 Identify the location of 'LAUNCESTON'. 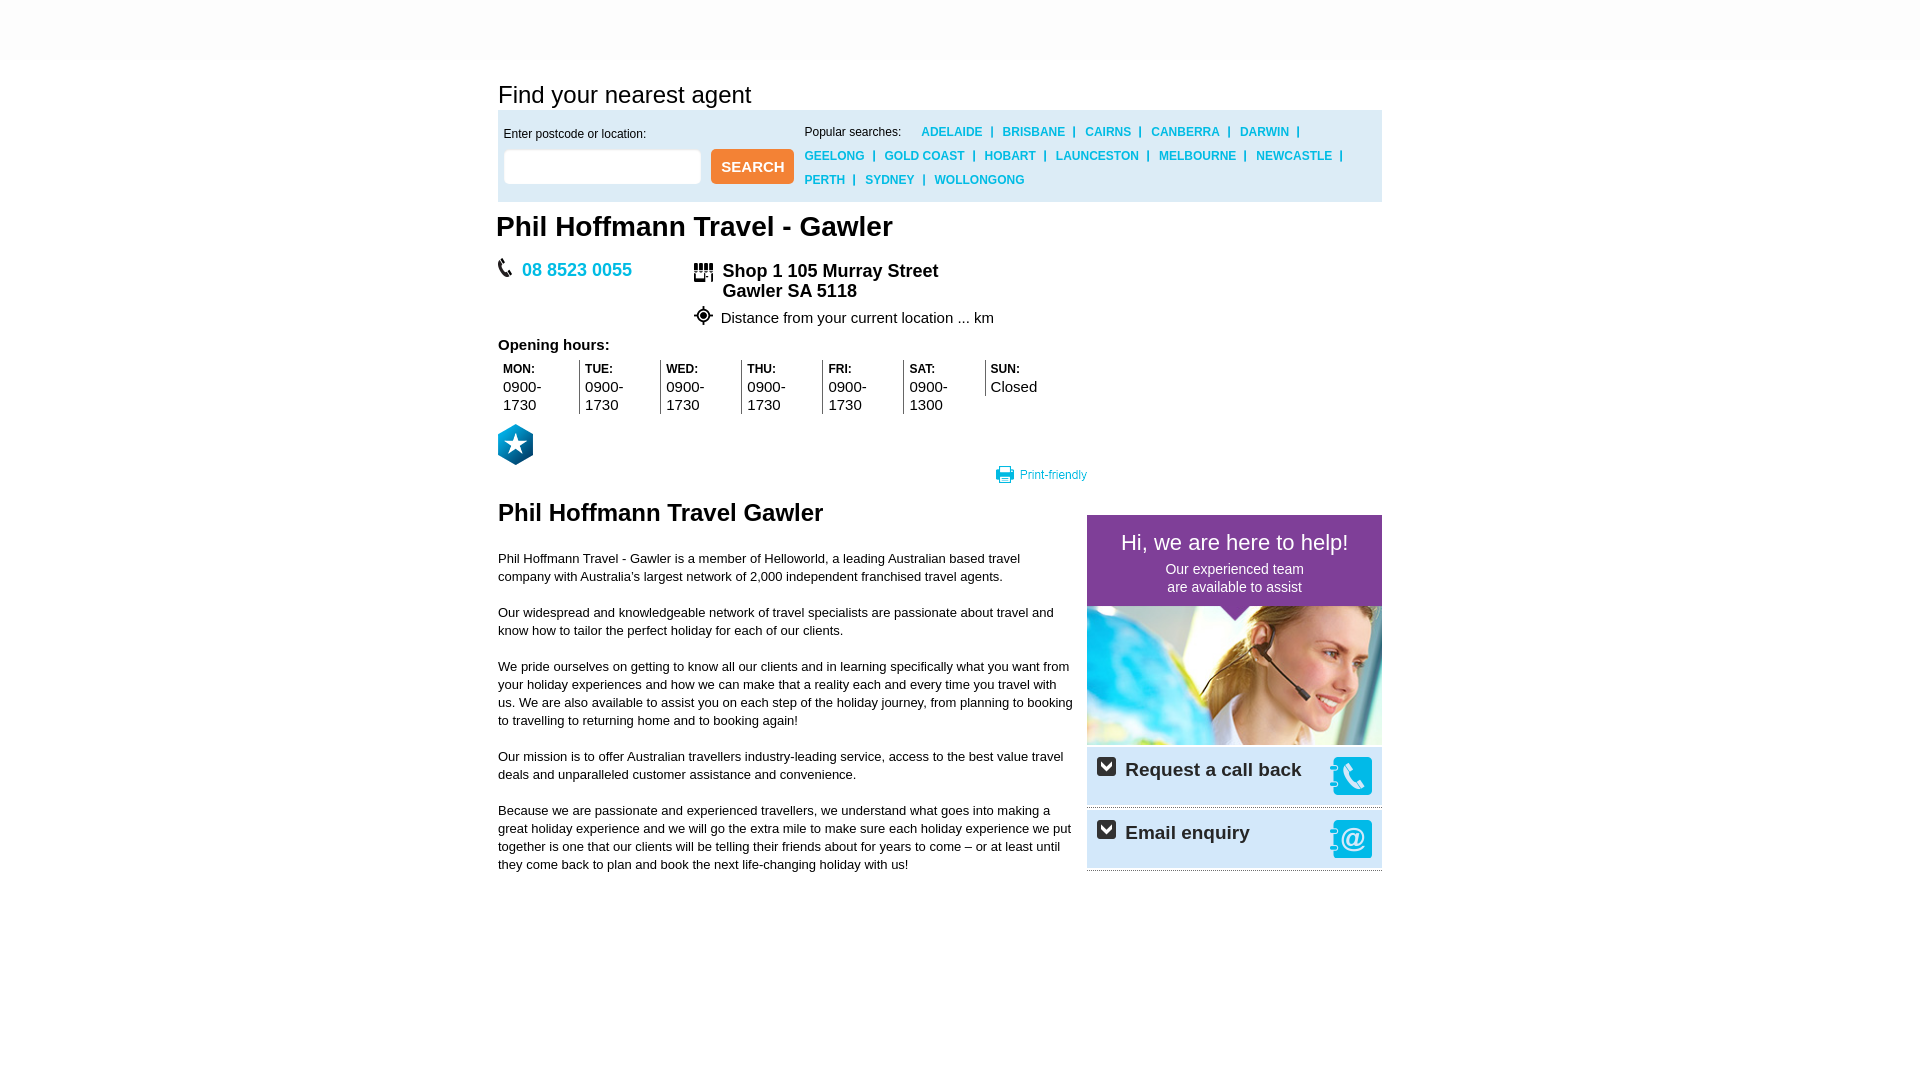
(1055, 154).